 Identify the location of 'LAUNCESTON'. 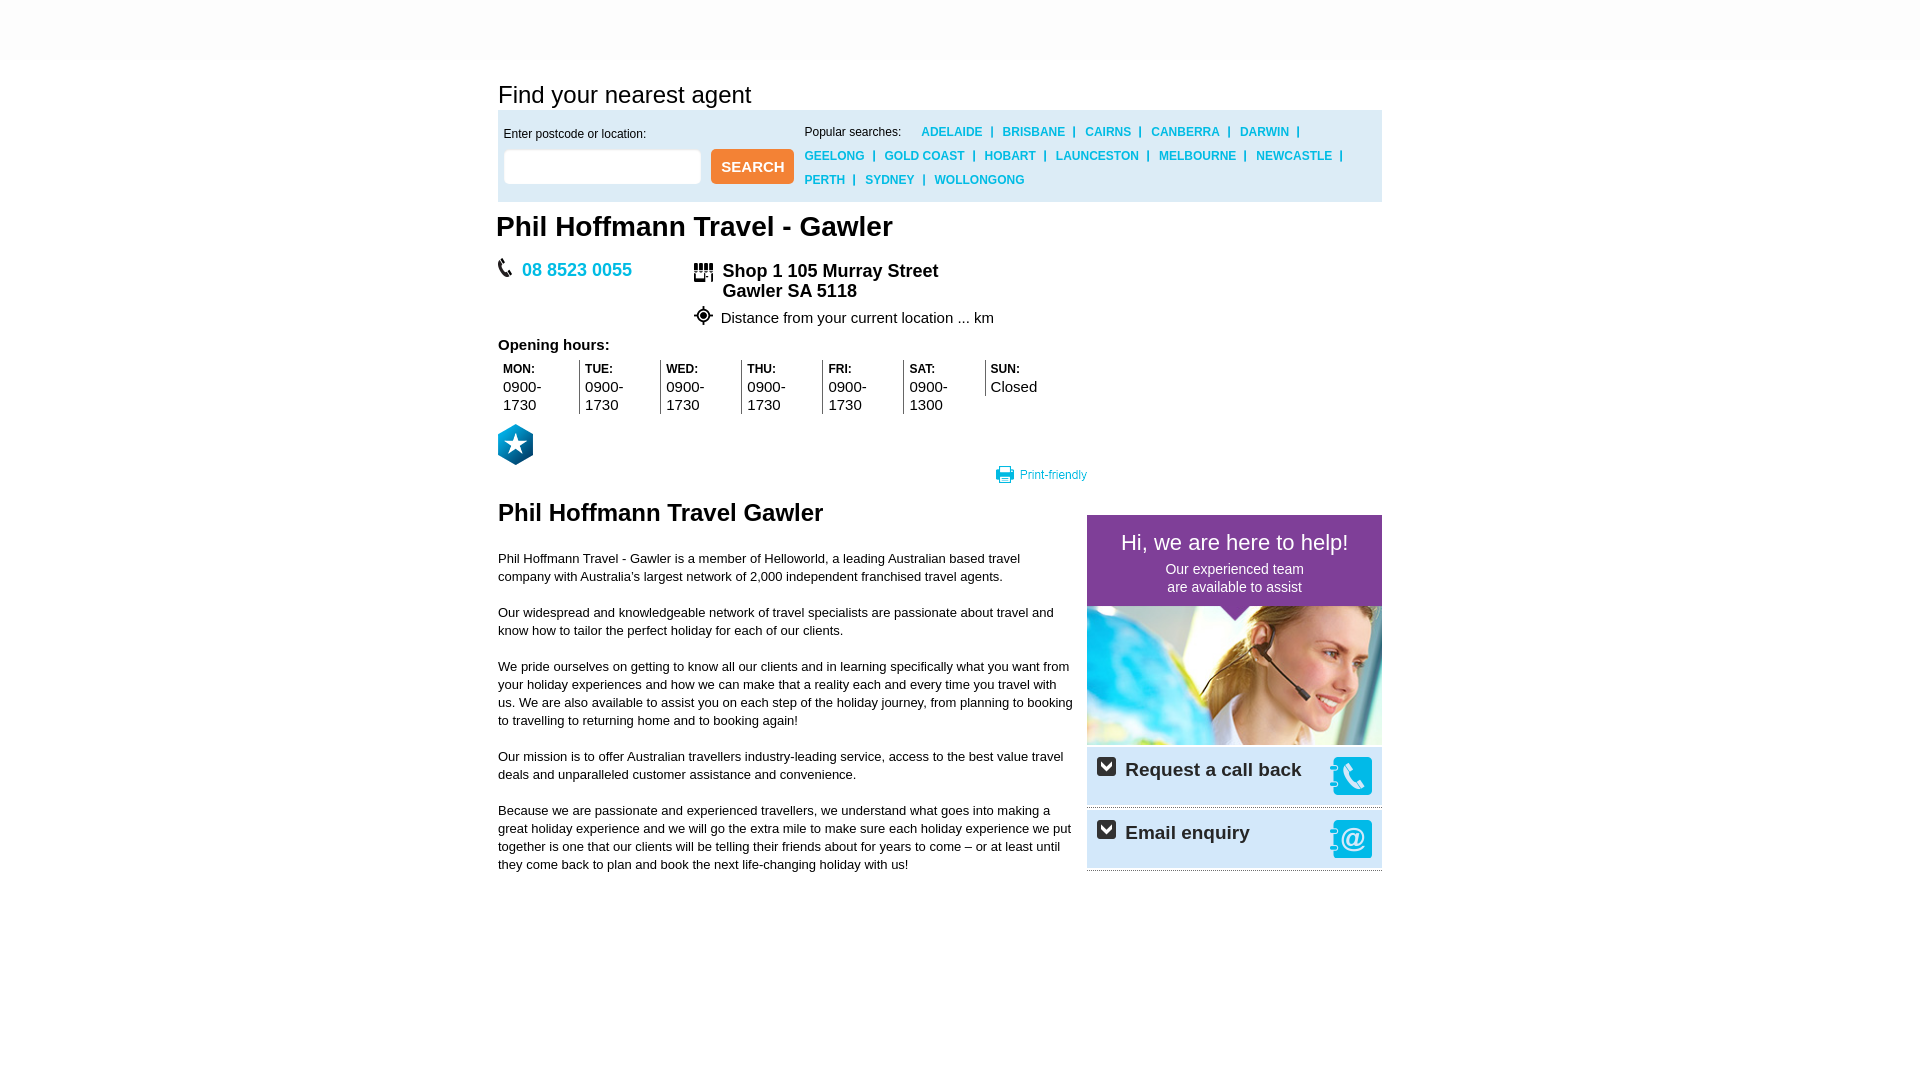
(1055, 154).